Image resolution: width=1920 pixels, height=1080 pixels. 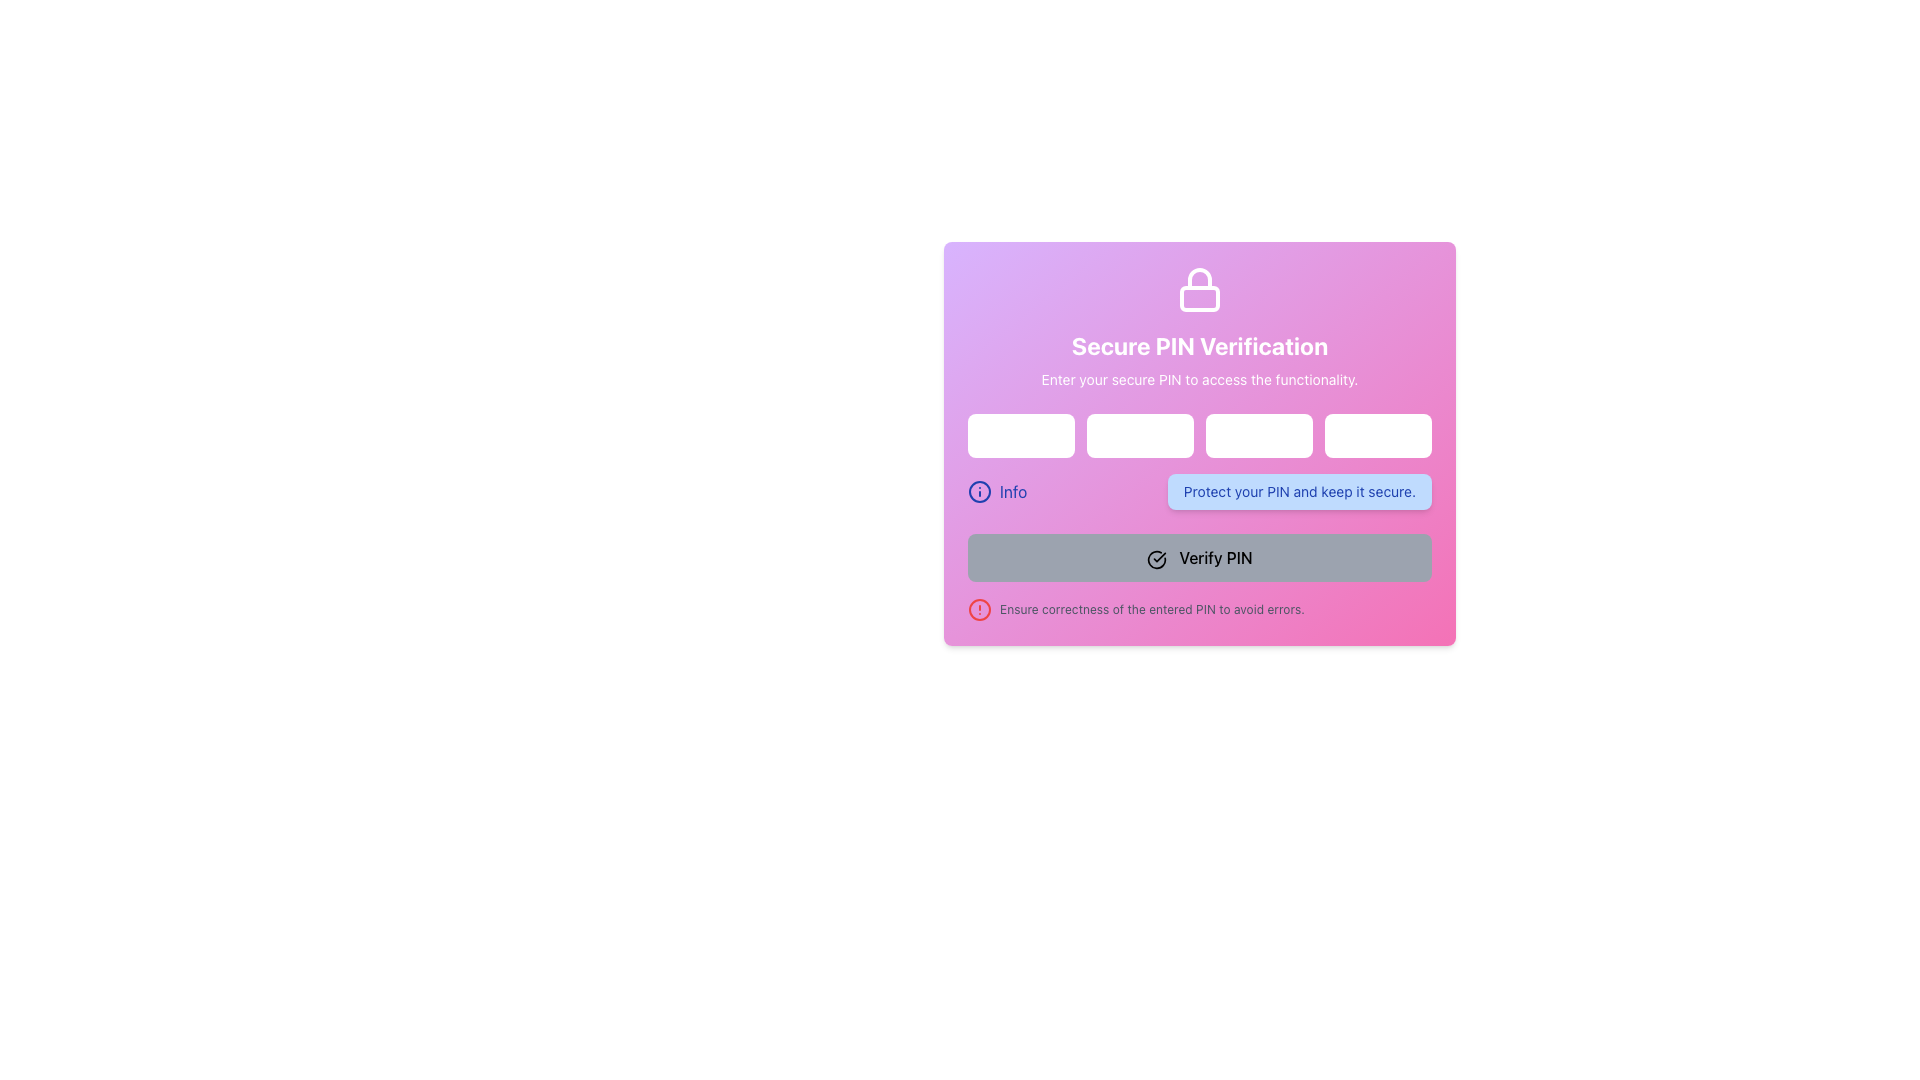 What do you see at coordinates (1200, 345) in the screenshot?
I see `the heading 'Secure PIN Verification' which is styled in bold, large white font and prominently positioned at the top of the card-like component` at bounding box center [1200, 345].